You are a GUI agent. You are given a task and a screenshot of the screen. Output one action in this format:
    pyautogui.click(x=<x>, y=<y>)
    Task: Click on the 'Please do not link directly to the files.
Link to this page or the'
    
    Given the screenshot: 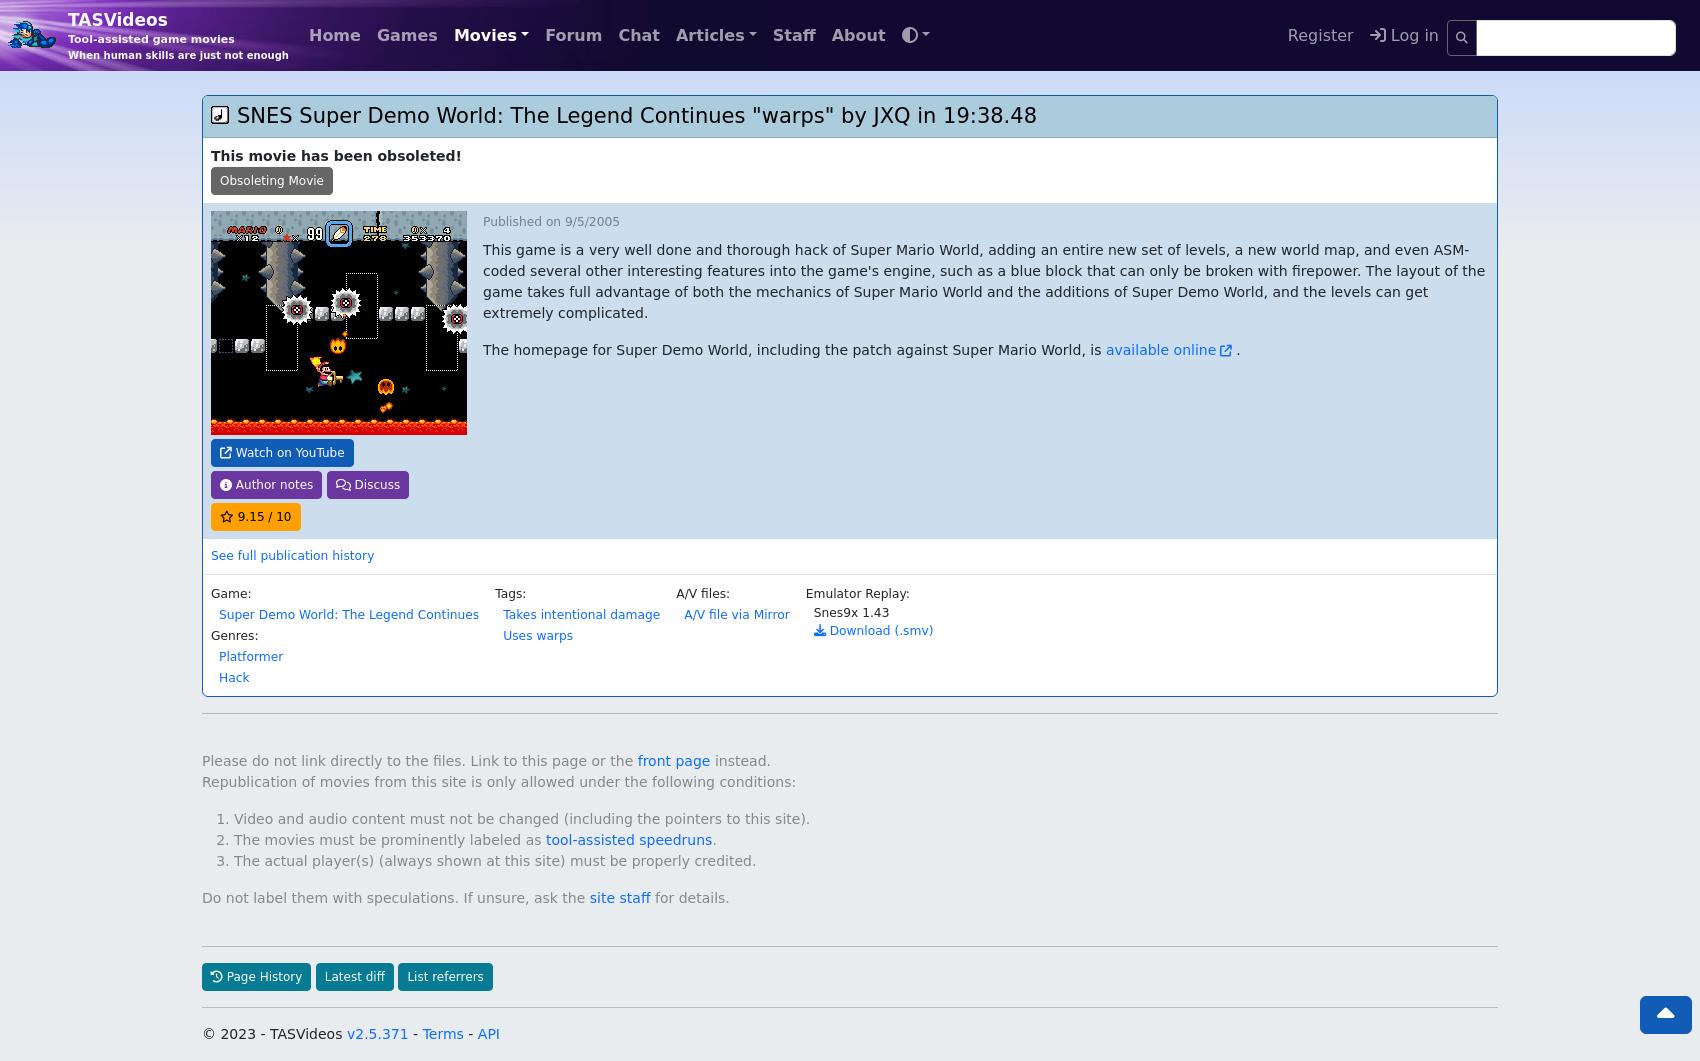 What is the action you would take?
    pyautogui.click(x=418, y=717)
    